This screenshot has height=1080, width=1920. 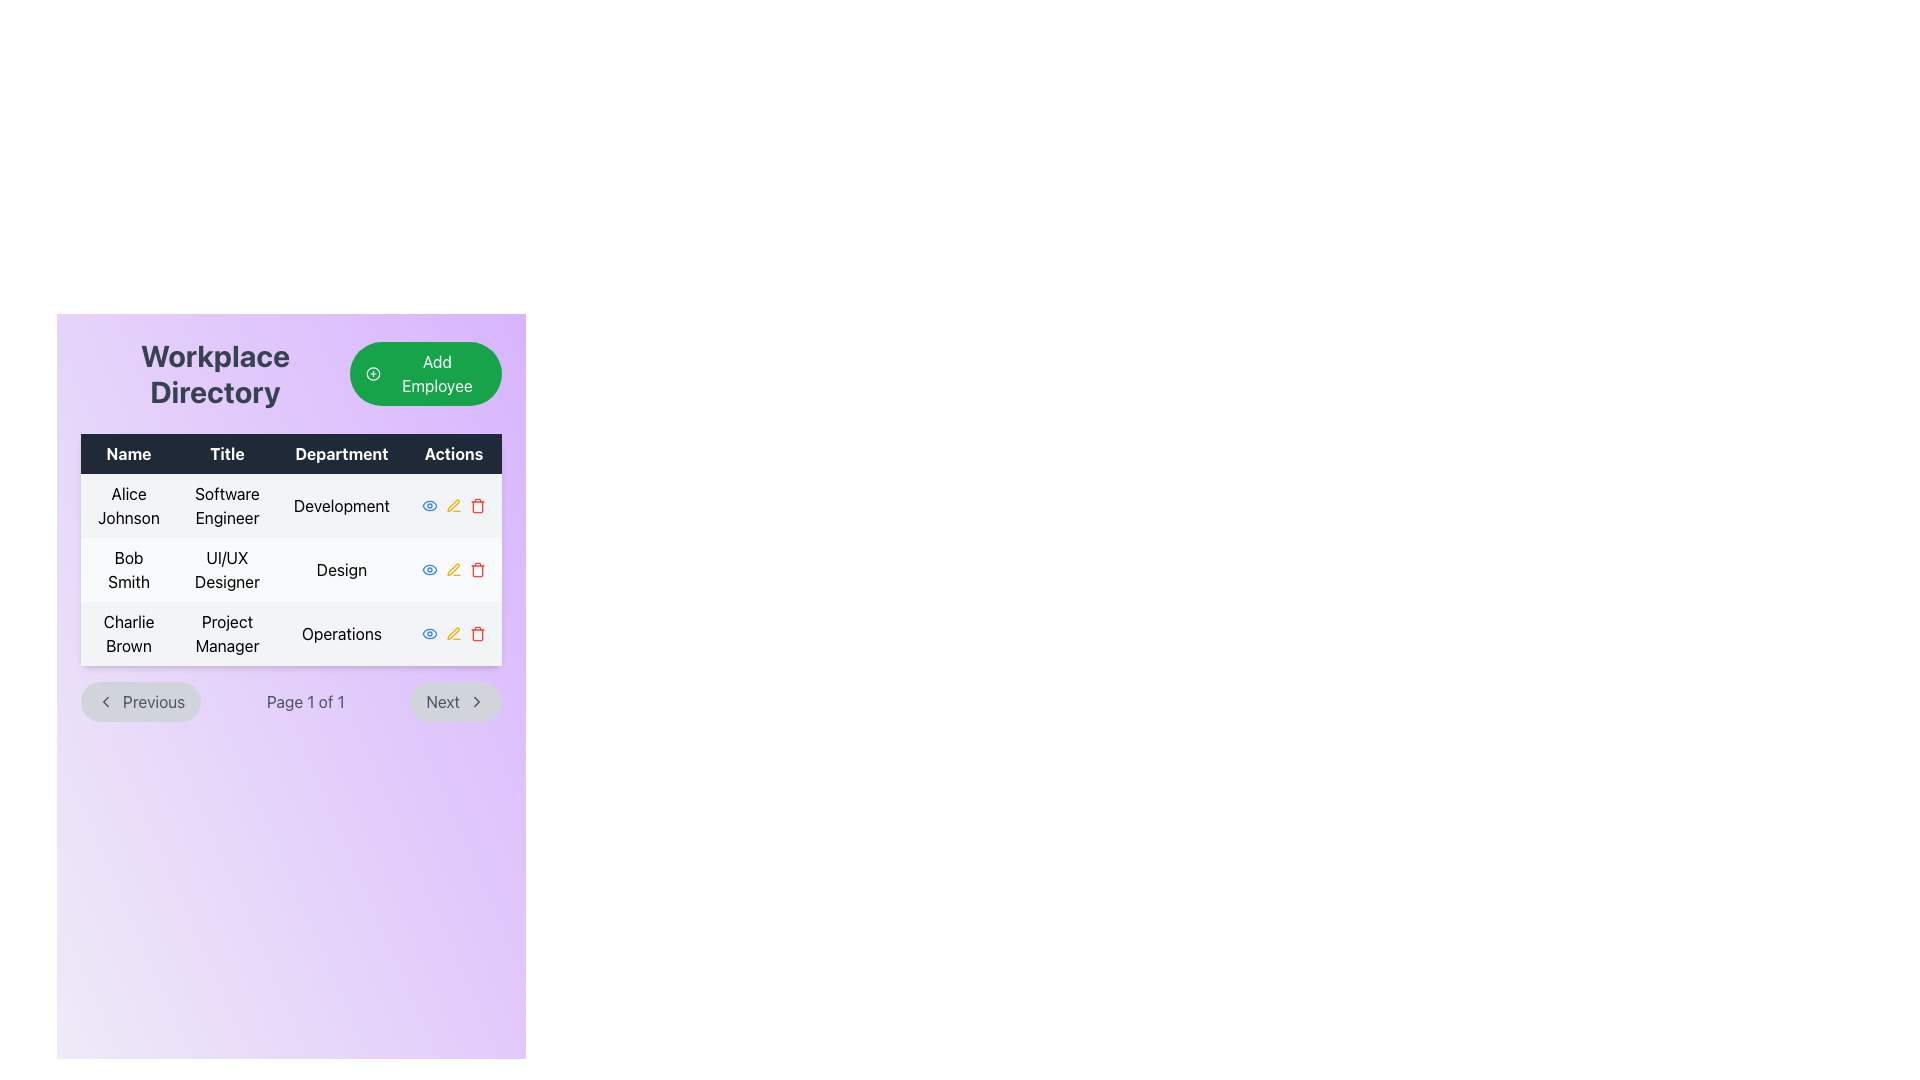 I want to click on the Text Label that displays the current page number and total pages, located in the middle of the pagination bar at the bottom of the interface, so click(x=304, y=701).